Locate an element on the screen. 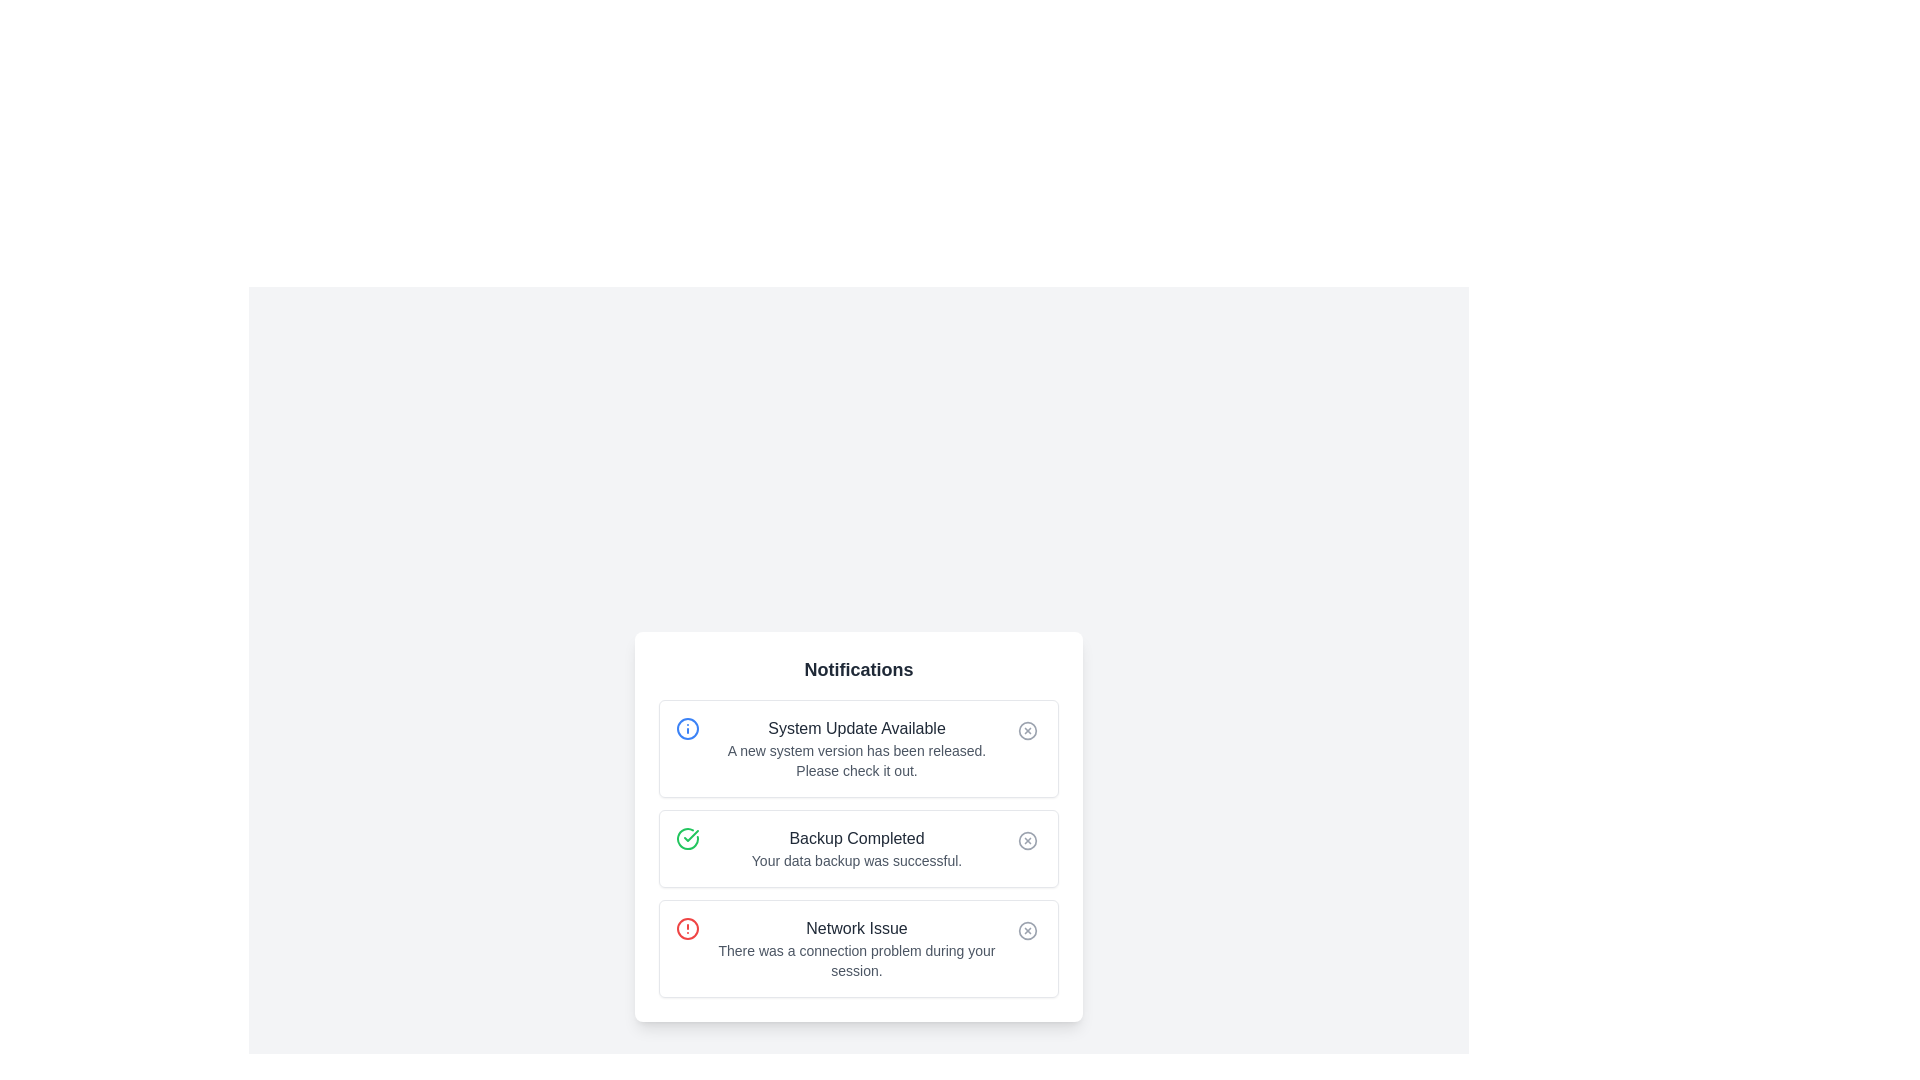  the blue information icon with a circular border and central dot located to the left of the text in the 'System Update Available' notification is located at coordinates (687, 729).